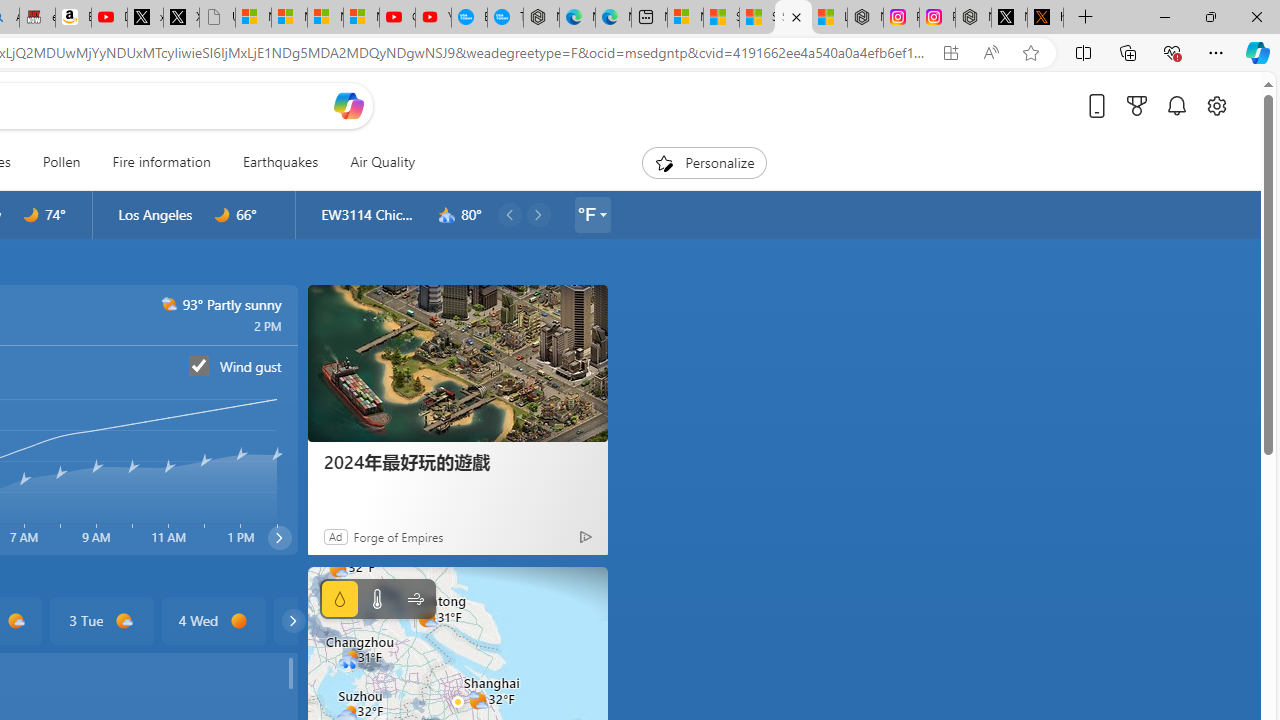 This screenshot has height=720, width=1280. I want to click on 'Wind', so click(414, 598).